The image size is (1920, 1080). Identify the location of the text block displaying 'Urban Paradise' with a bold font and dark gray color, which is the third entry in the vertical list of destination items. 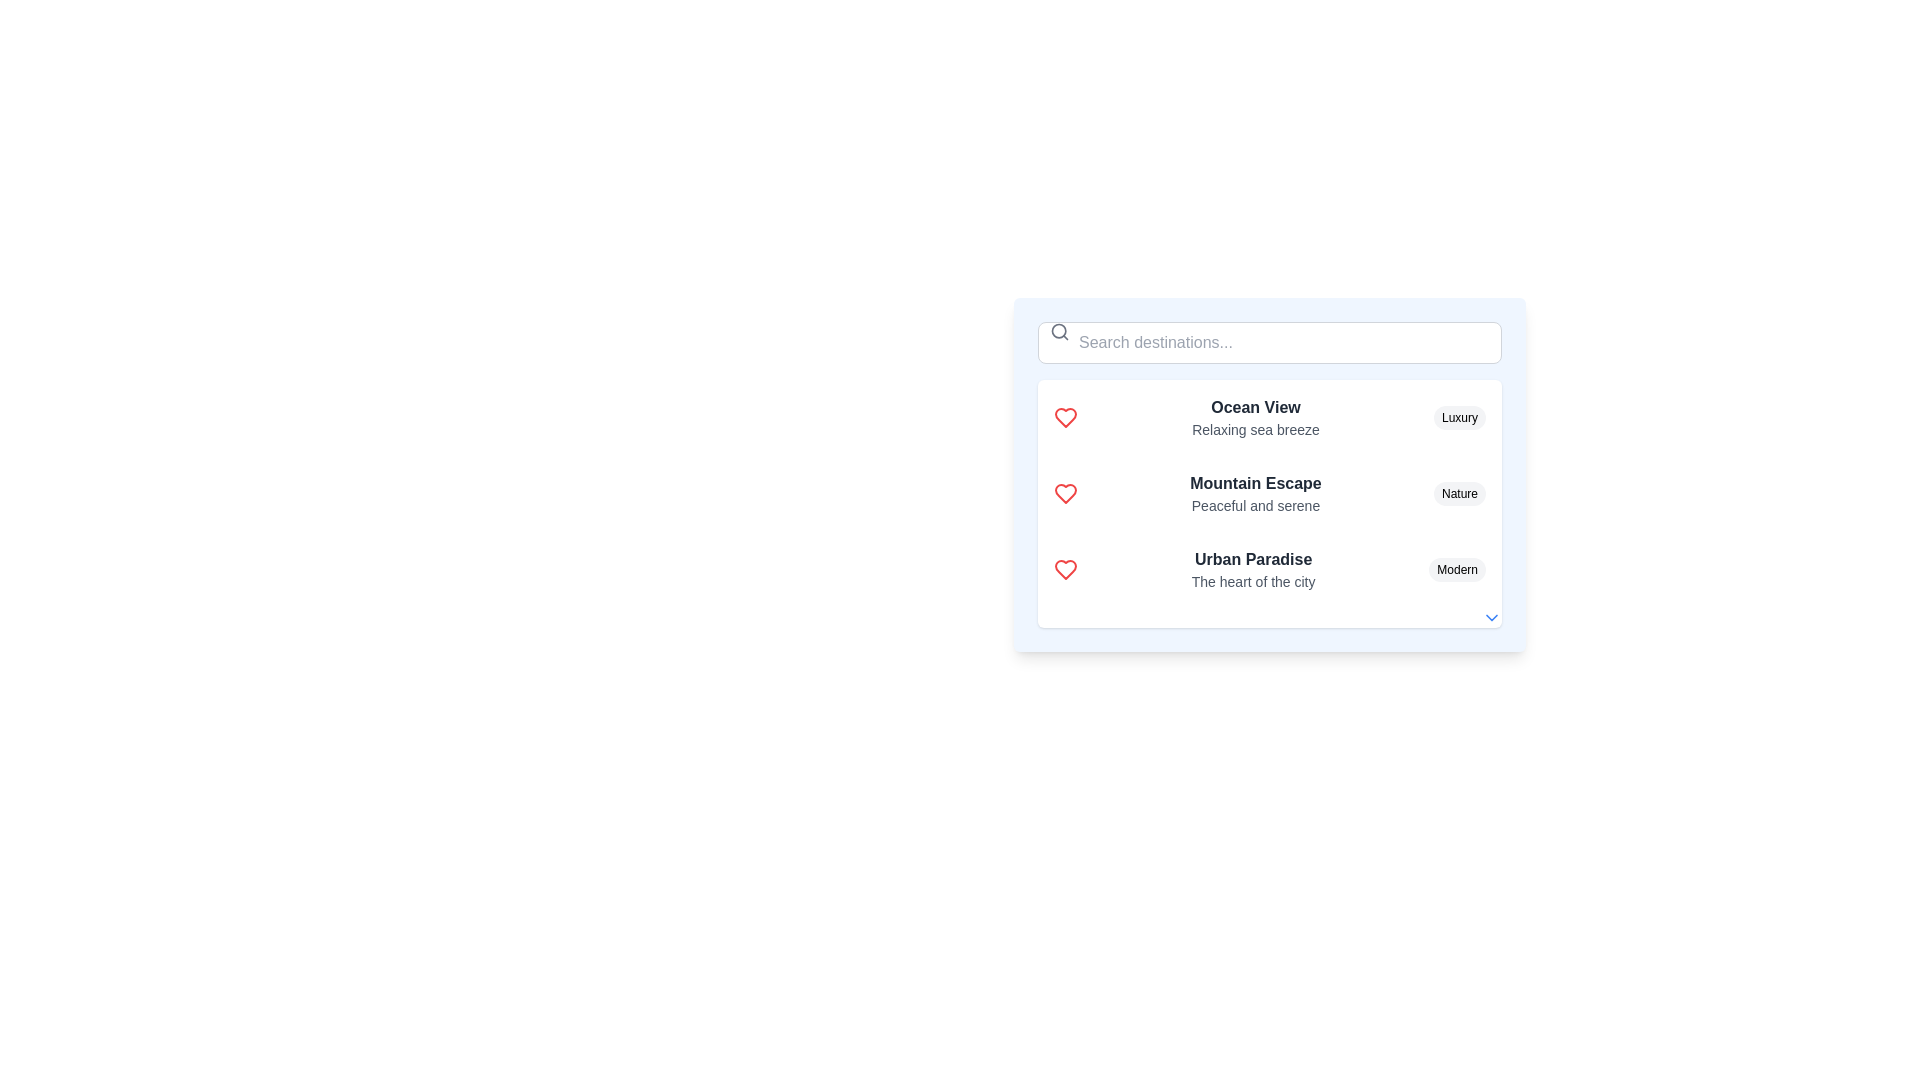
(1252, 570).